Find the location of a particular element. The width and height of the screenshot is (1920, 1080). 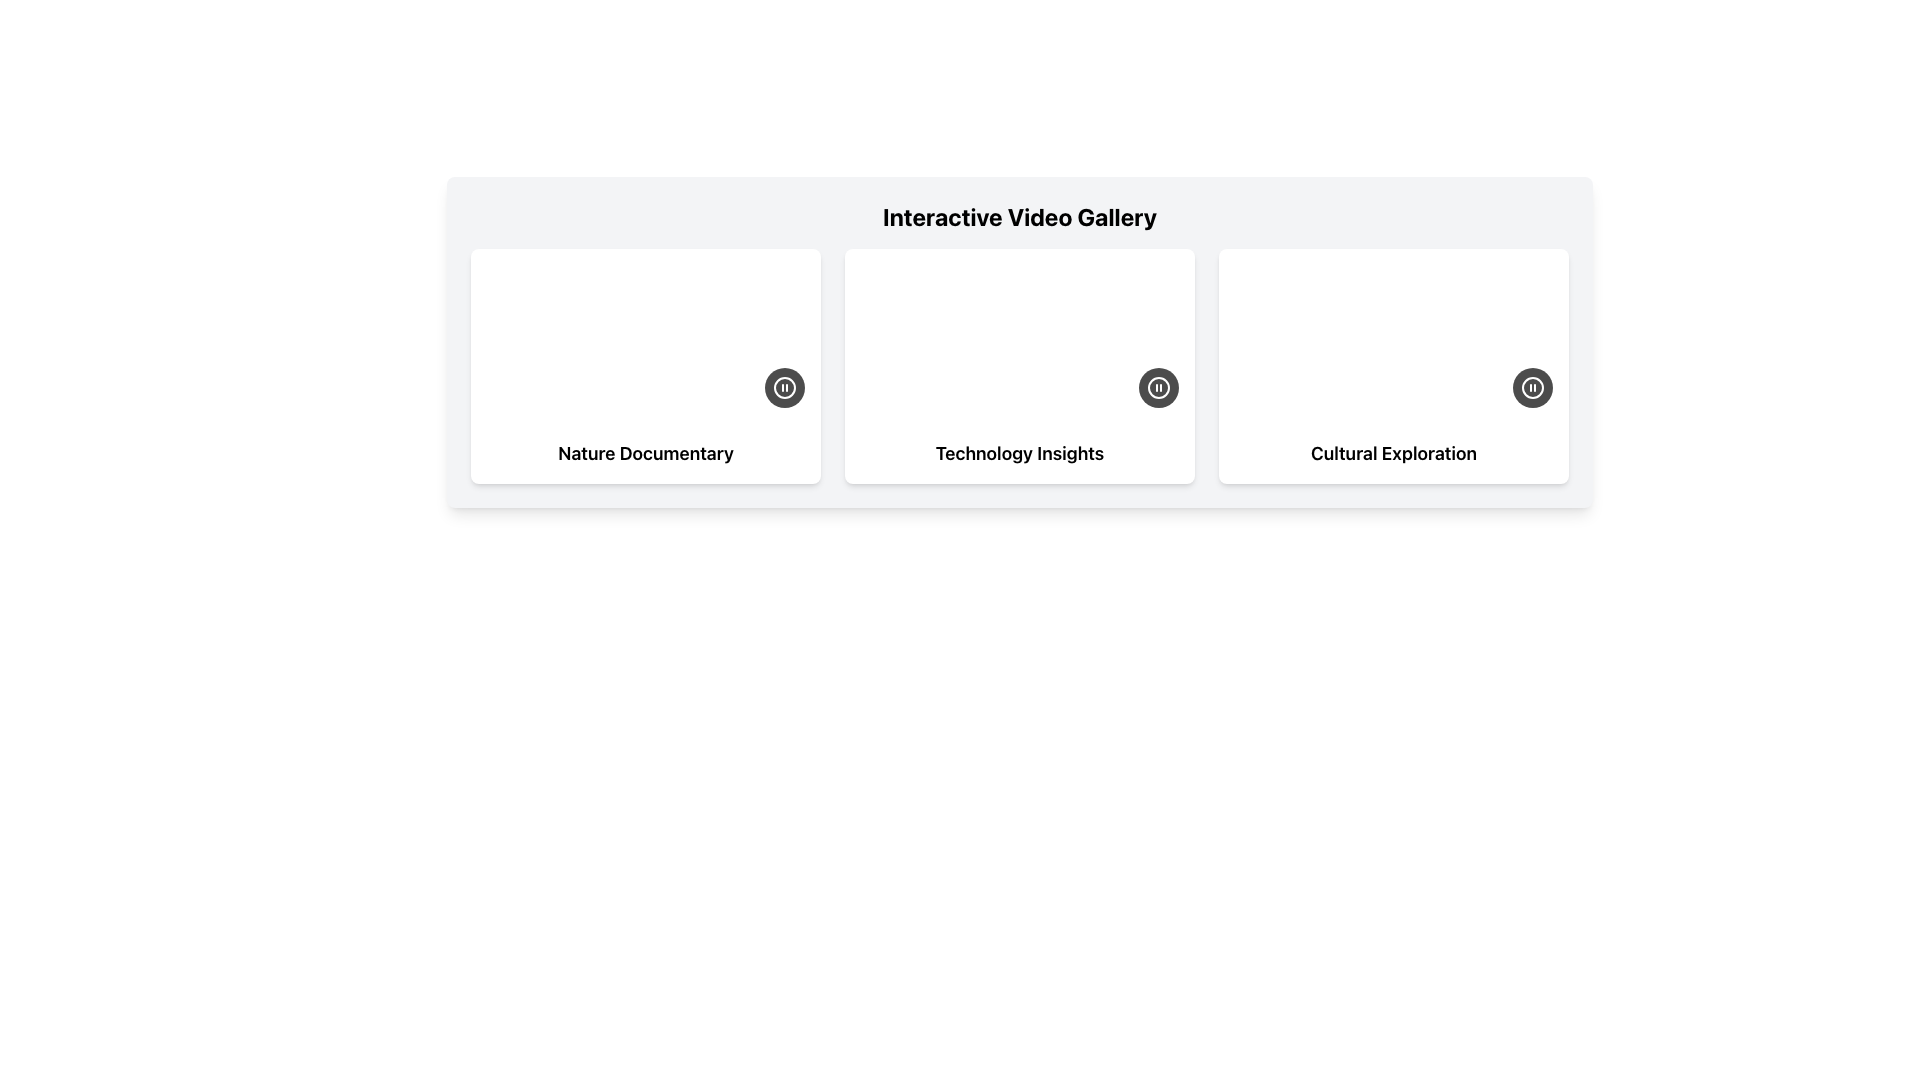

the visual cues of the second interactive video option represented by a circular graphic element located below the title 'Technology Insights' is located at coordinates (1158, 388).